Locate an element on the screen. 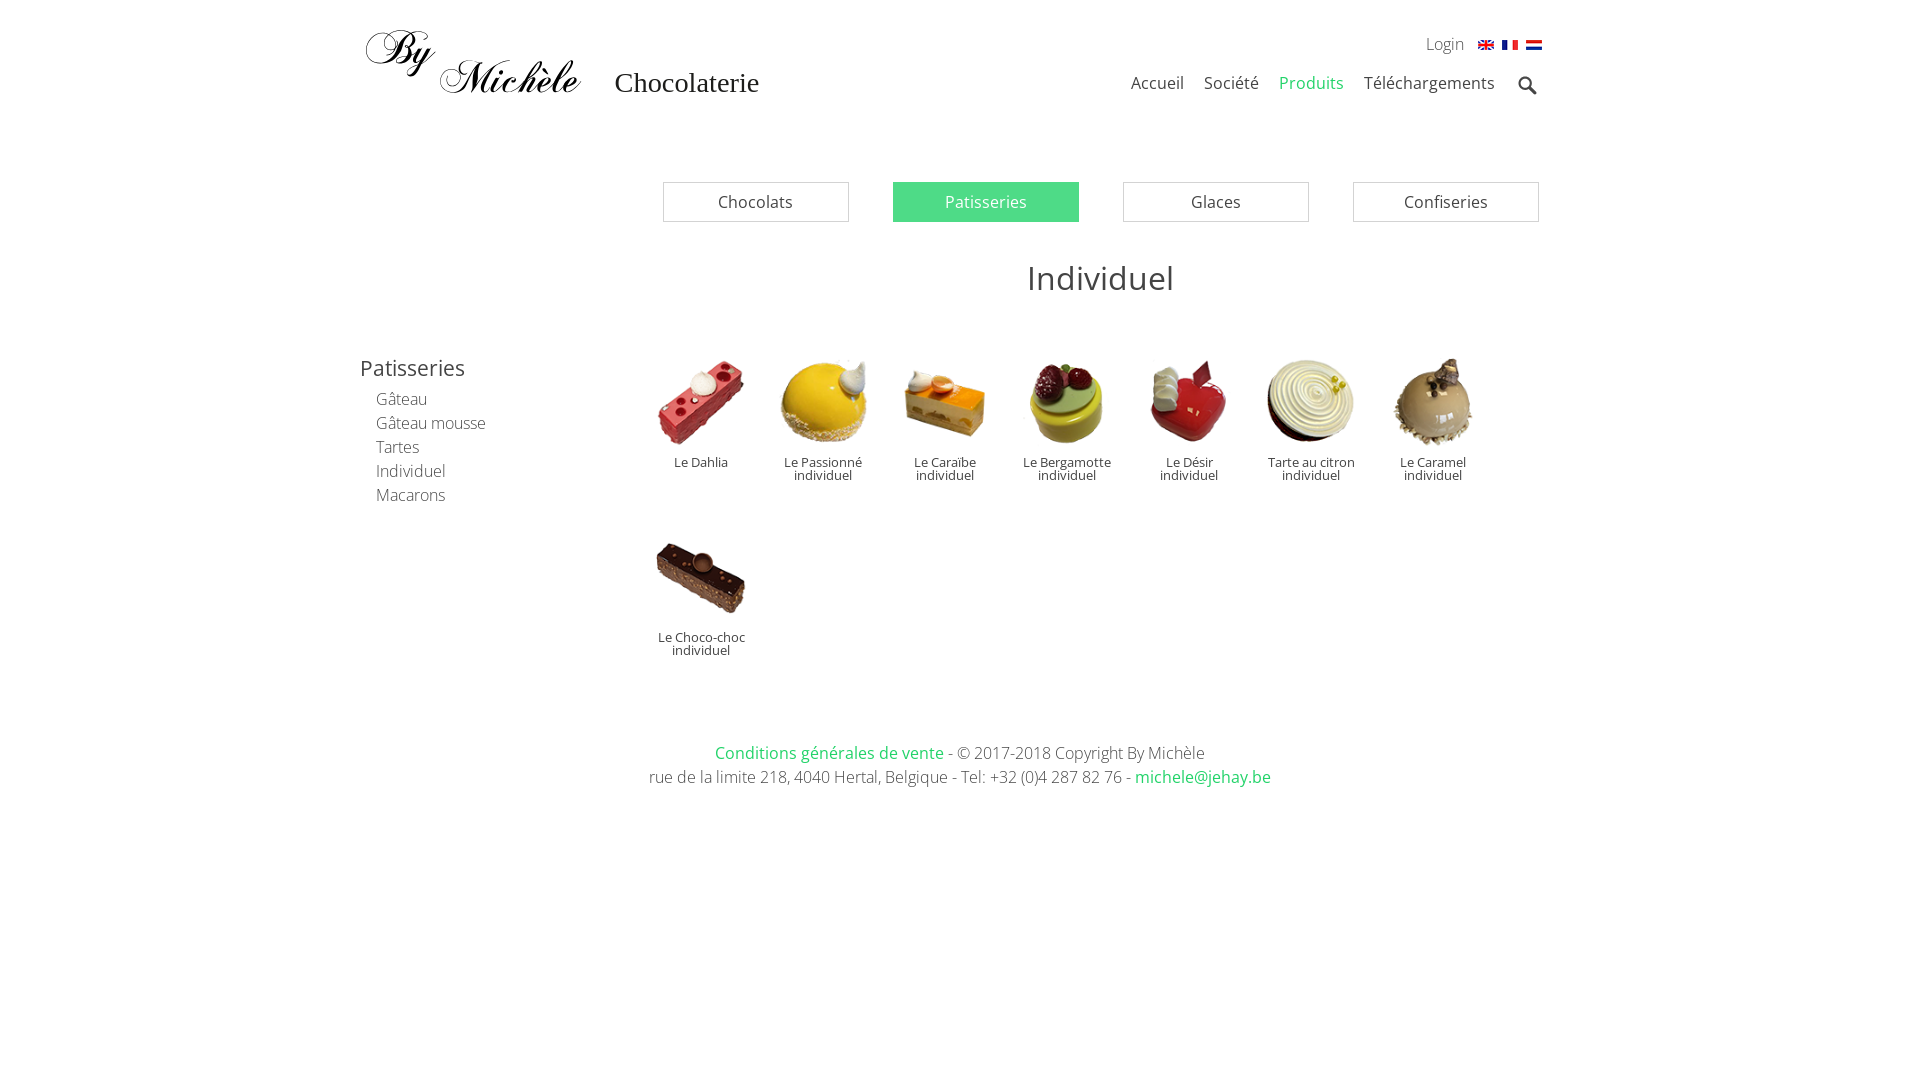  'Glaces' is located at coordinates (1214, 201).